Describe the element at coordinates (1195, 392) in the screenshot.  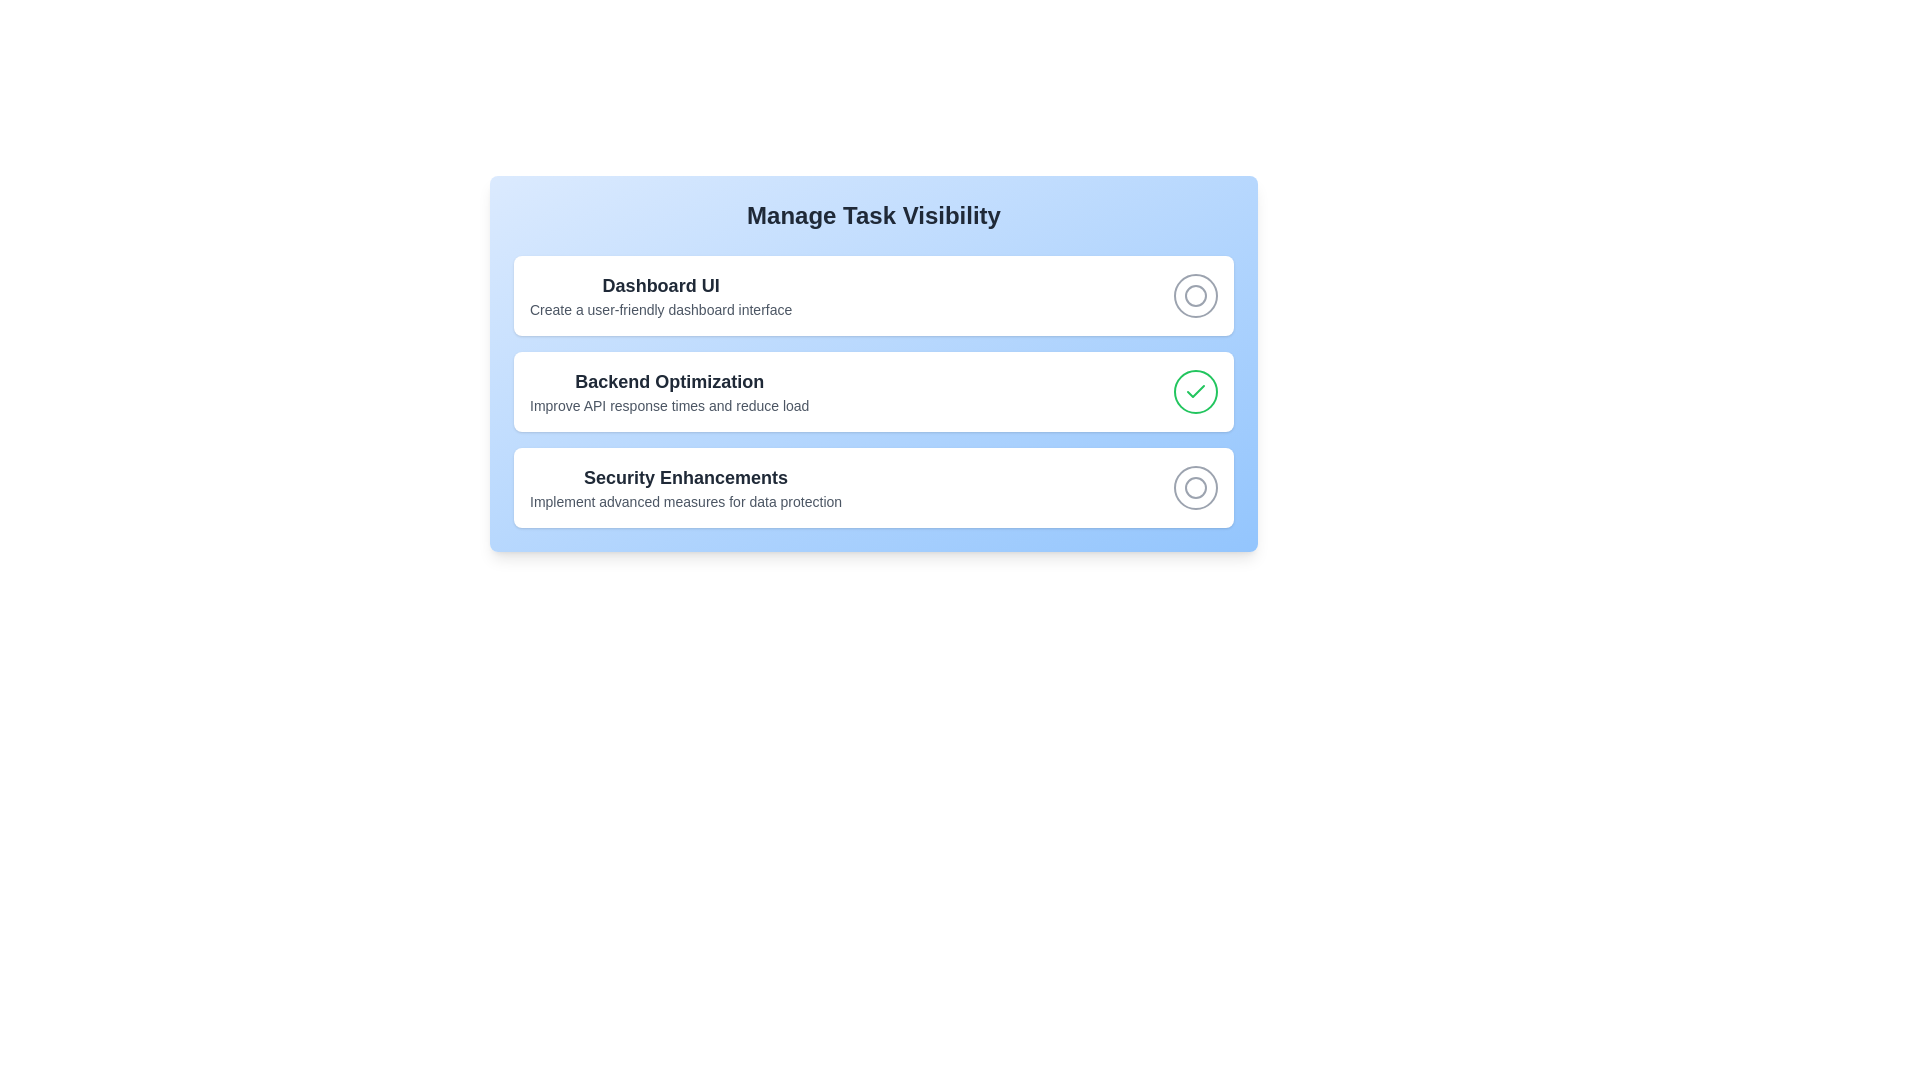
I see `the button for marking the 'Backend Optimization' task as completed or active` at that location.